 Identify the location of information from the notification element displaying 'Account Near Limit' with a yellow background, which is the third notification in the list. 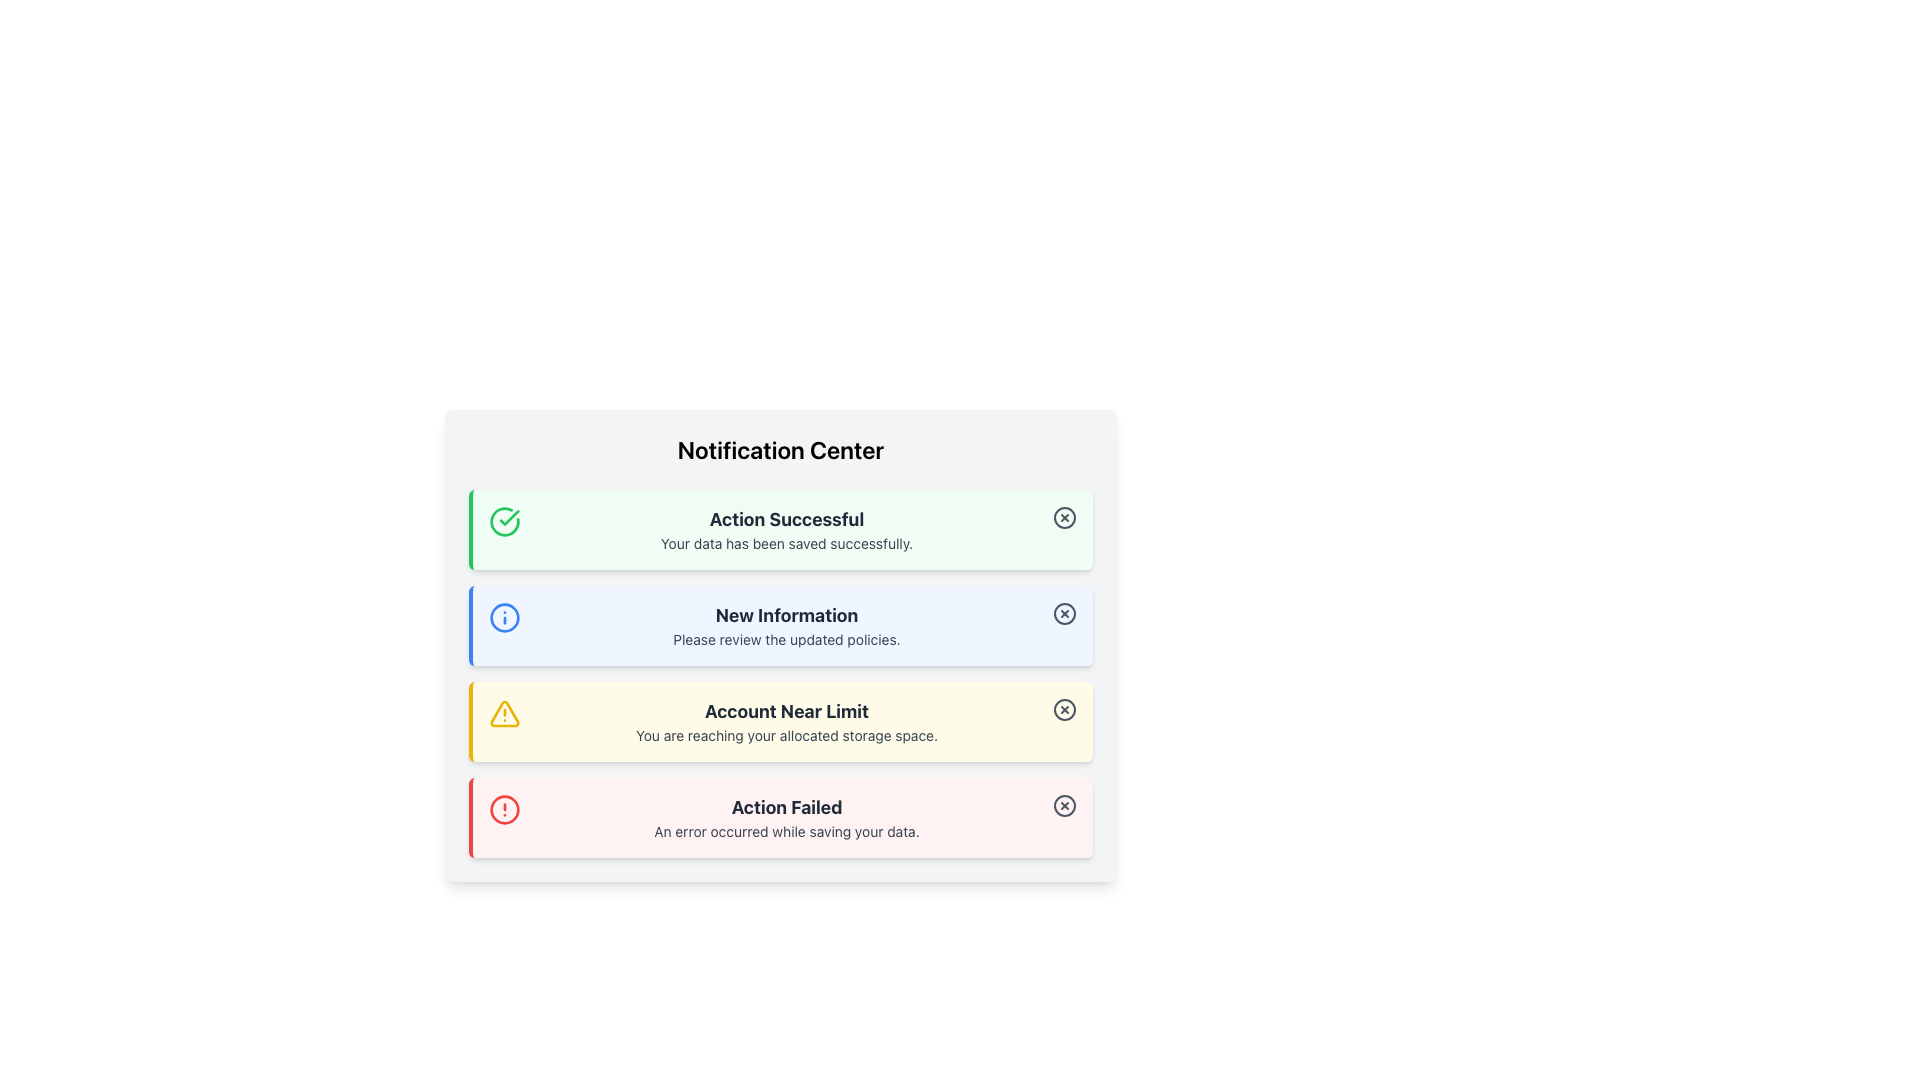
(786, 721).